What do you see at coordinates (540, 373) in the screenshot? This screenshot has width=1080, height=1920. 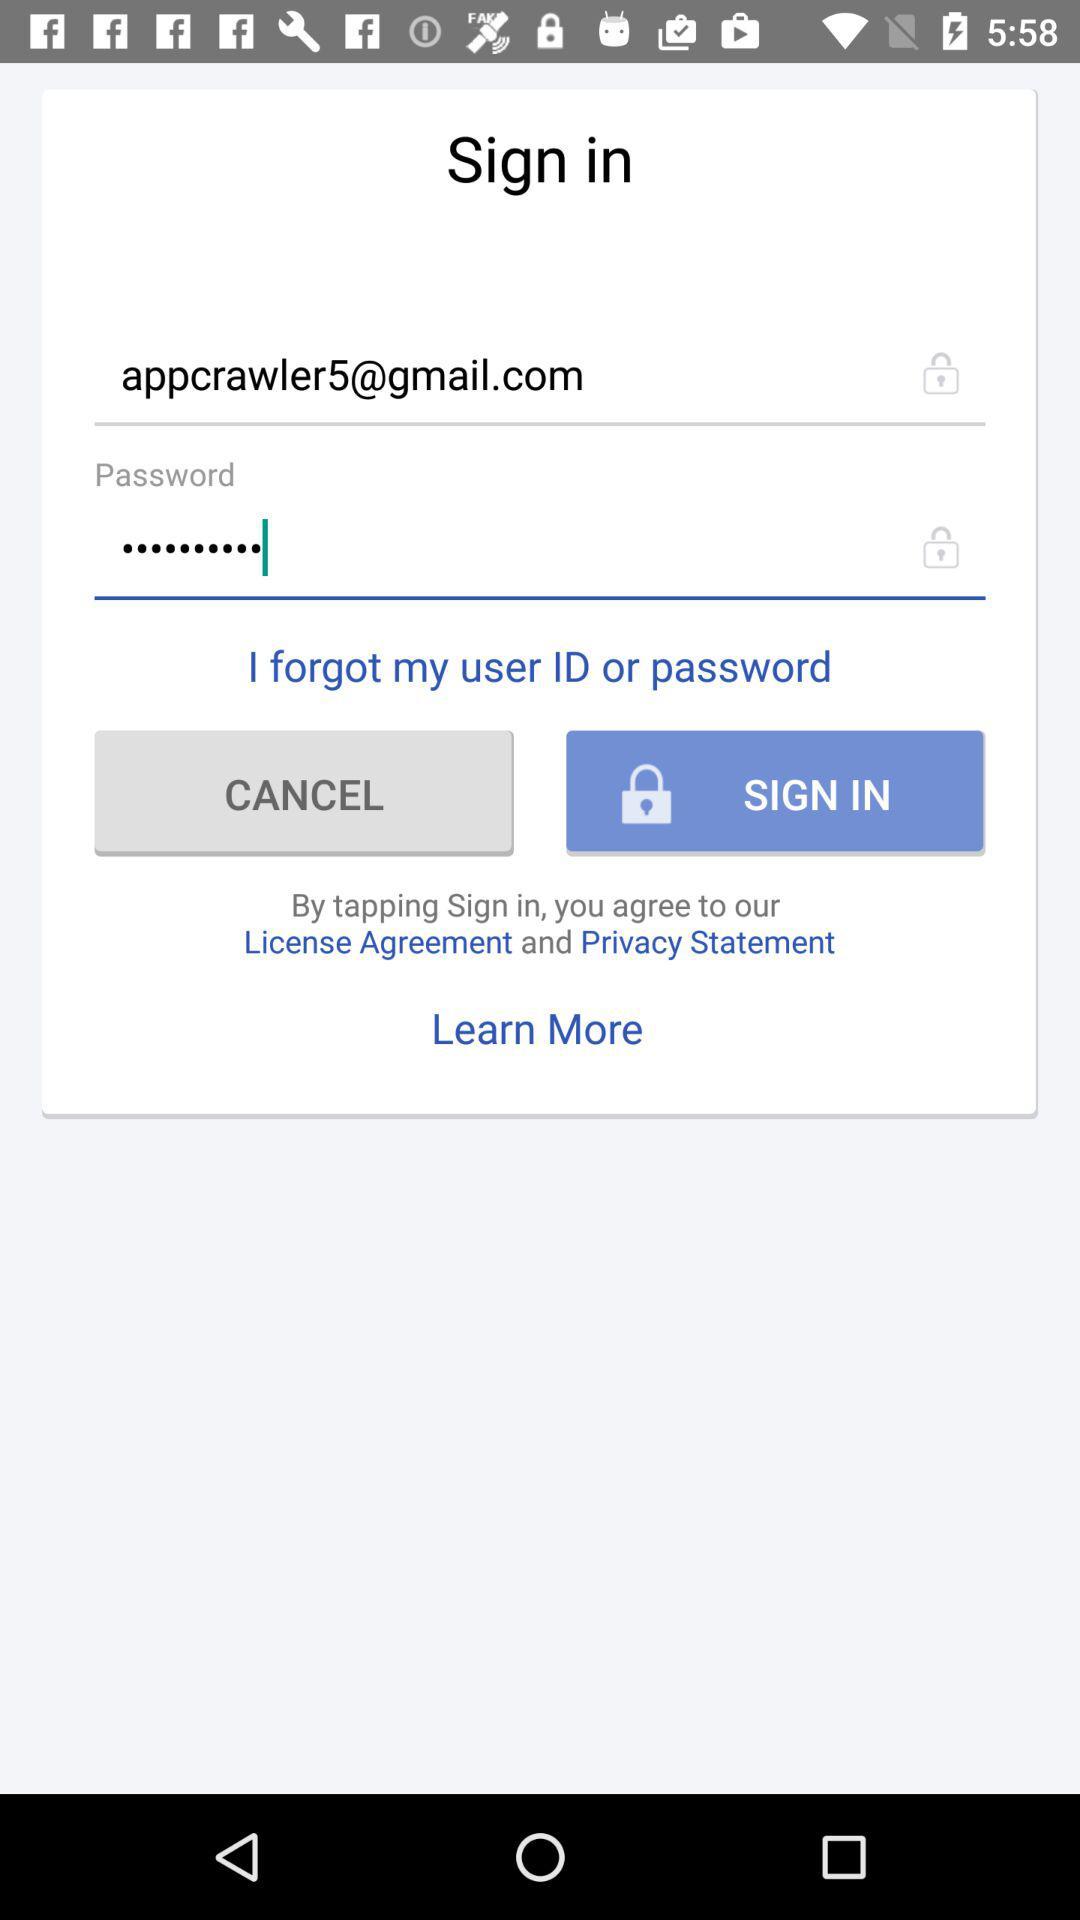 I see `icon above the password icon` at bounding box center [540, 373].